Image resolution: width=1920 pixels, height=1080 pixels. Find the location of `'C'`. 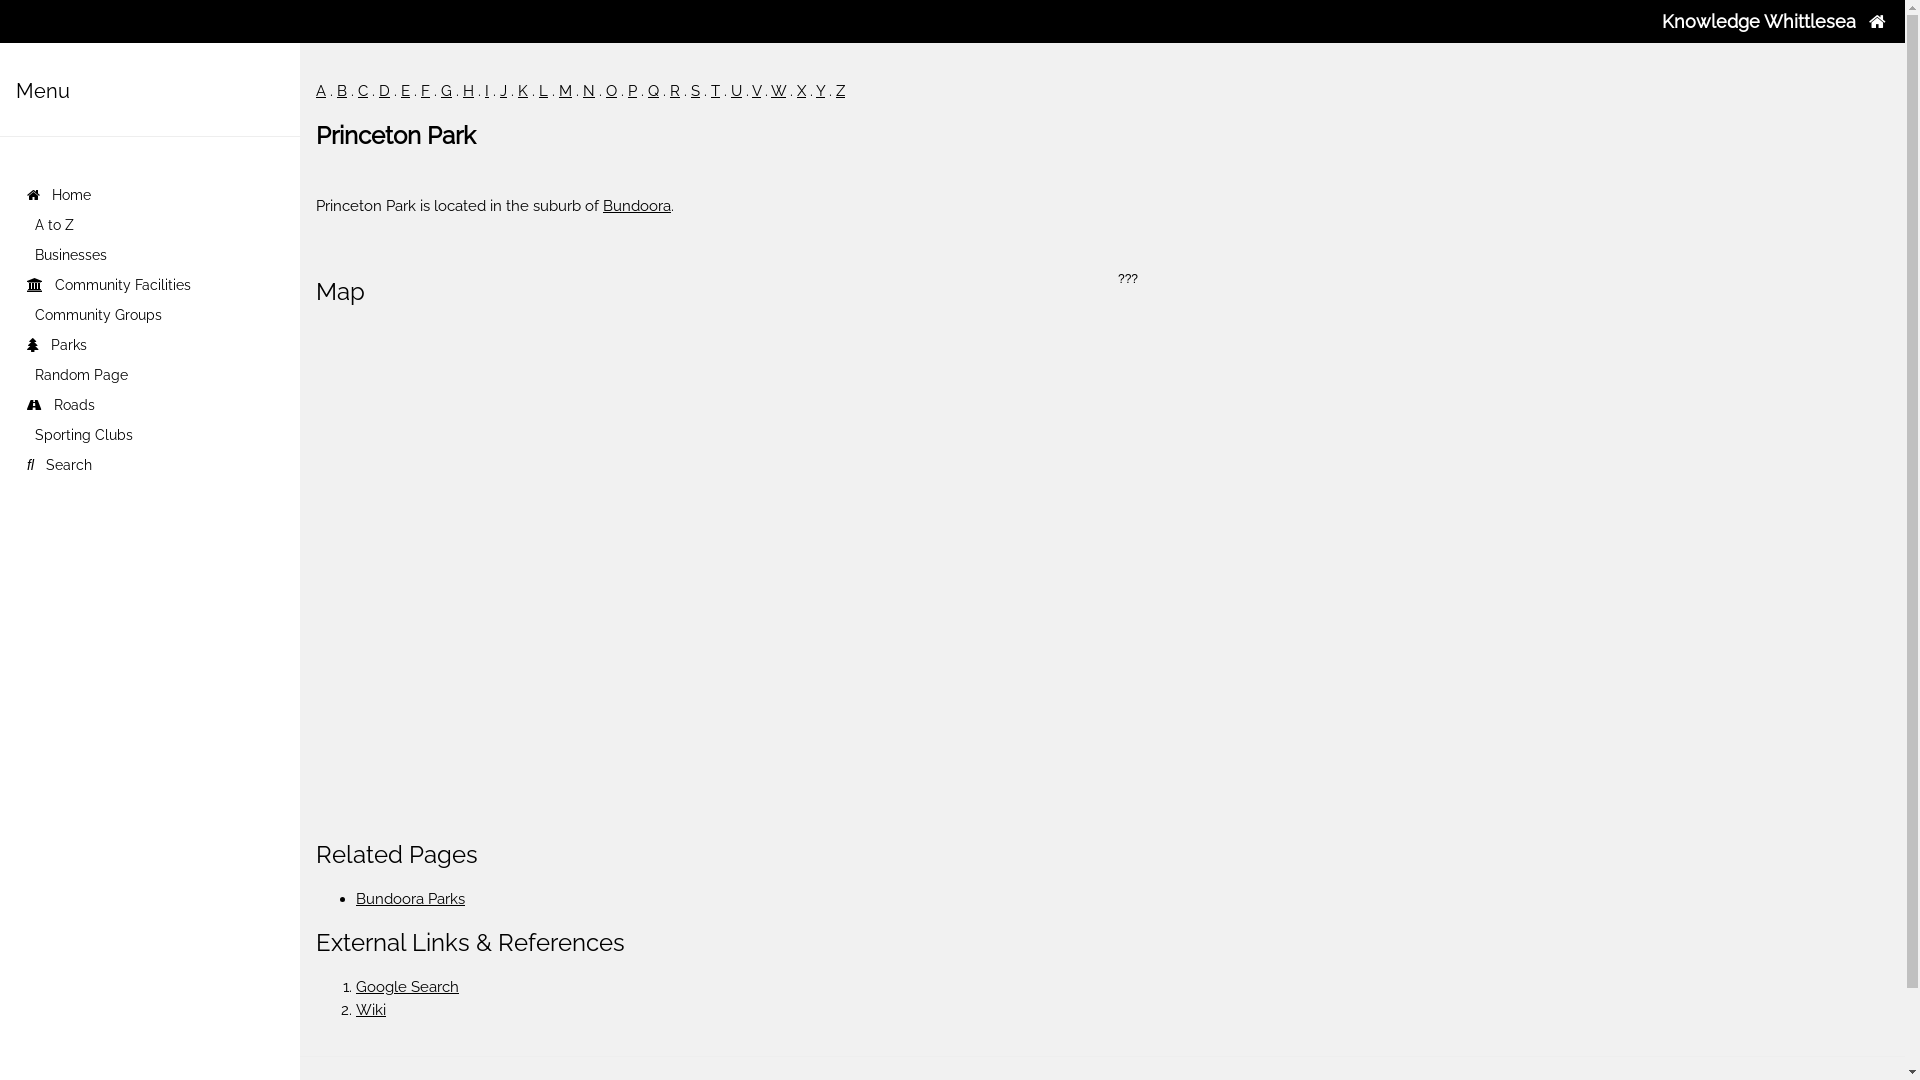

'C' is located at coordinates (363, 91).